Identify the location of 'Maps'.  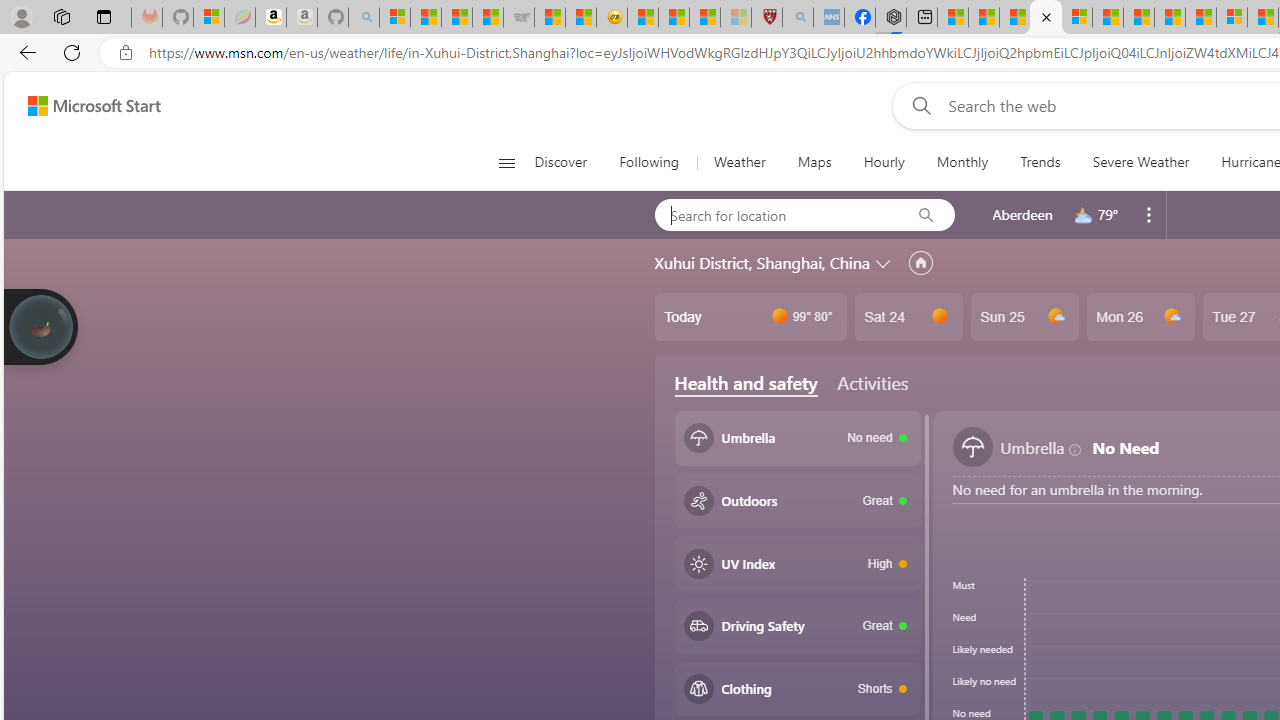
(814, 162).